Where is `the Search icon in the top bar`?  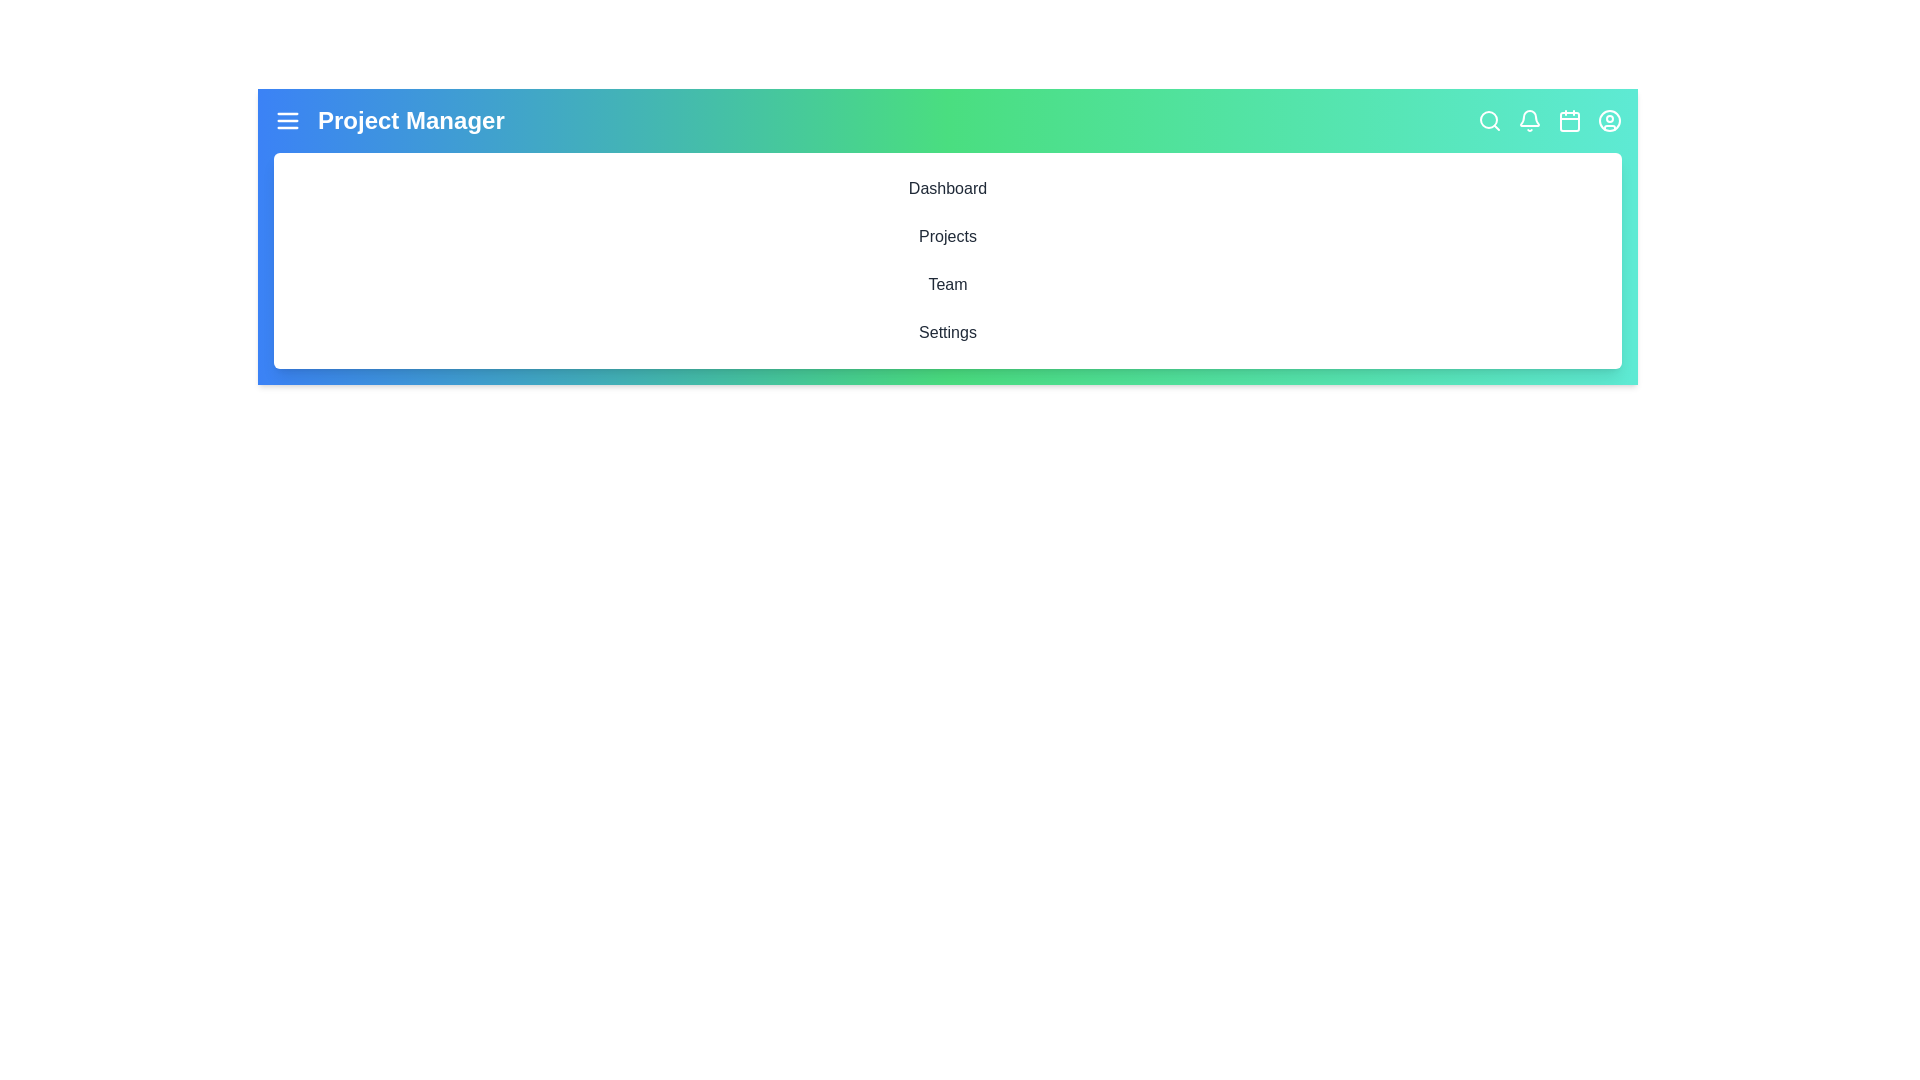
the Search icon in the top bar is located at coordinates (1489, 120).